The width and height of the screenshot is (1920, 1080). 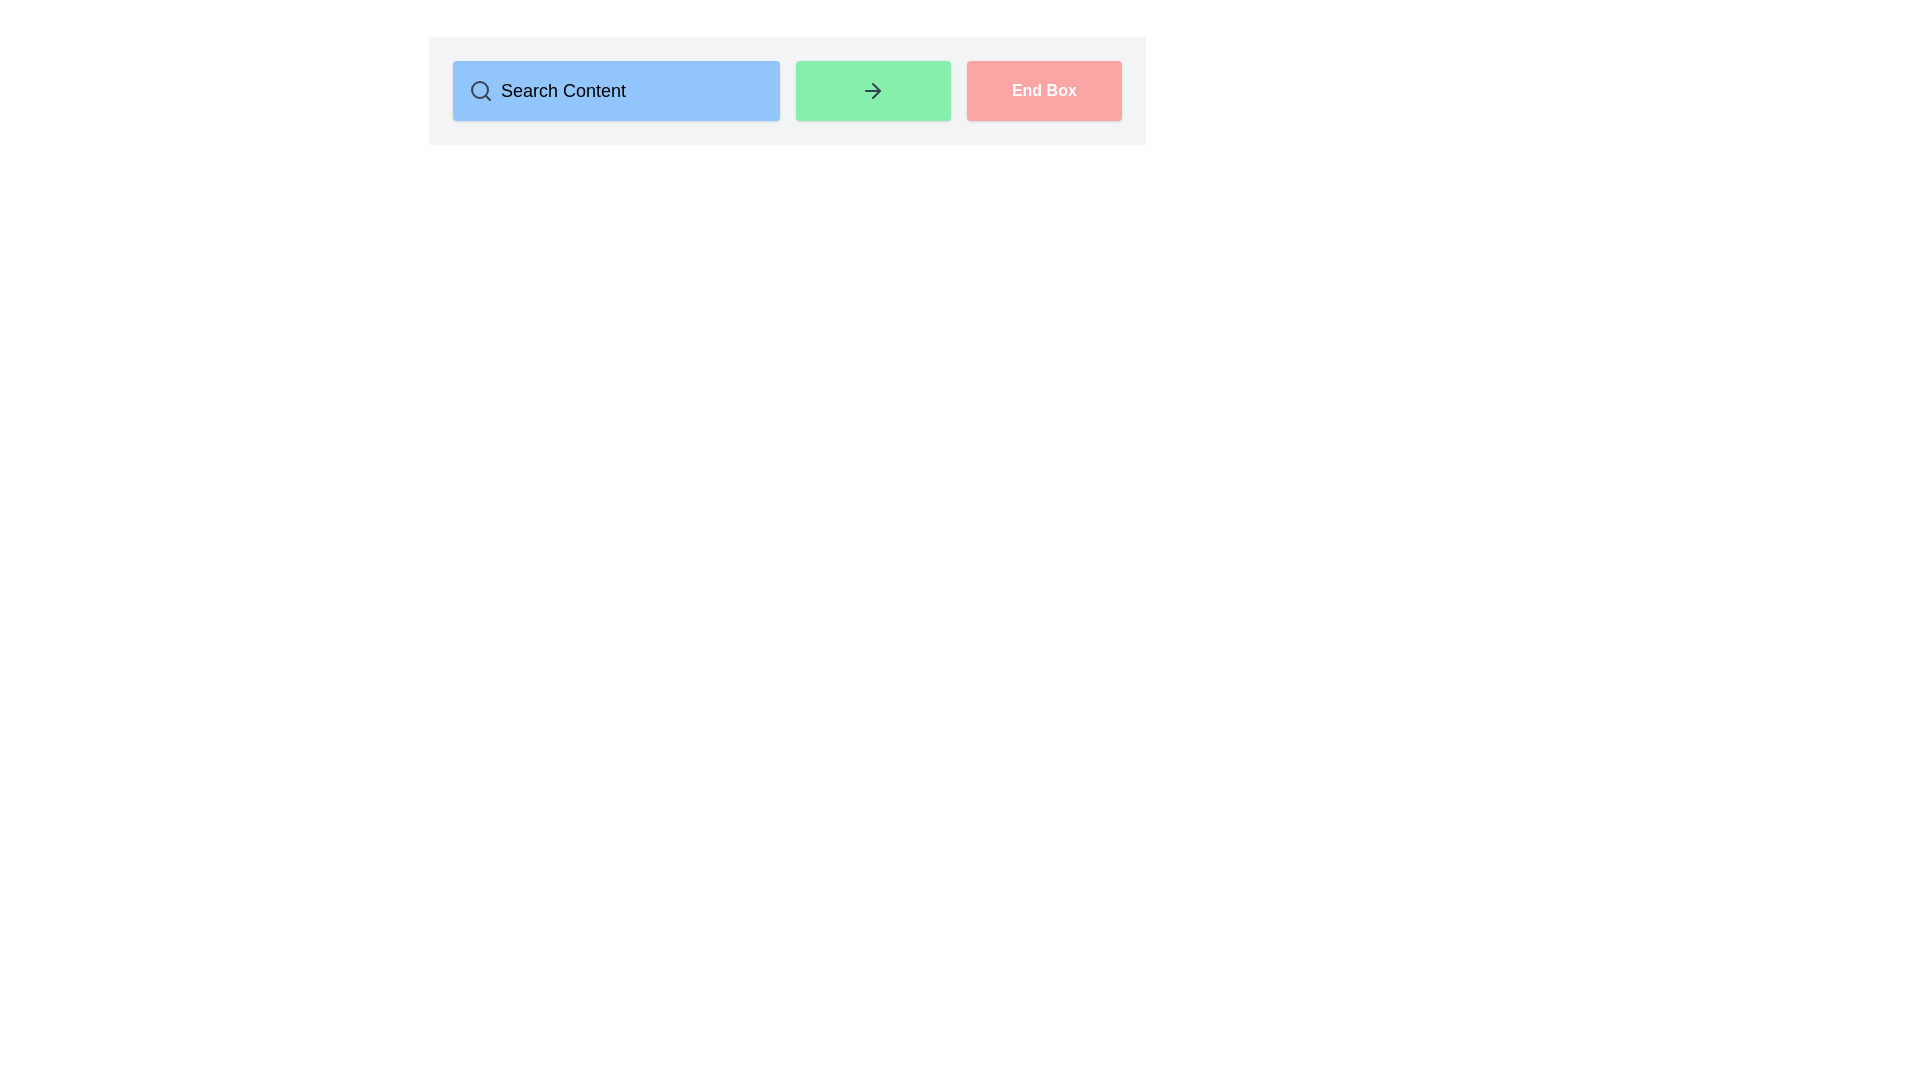 I want to click on the green rectangular button with rounded corners that has a right-pointing arrow icon, which is the third element in a grid layout between the blue 'Search Content' box and the pink 'End Box', to observe any hover-based effects or tooltips, so click(x=873, y=91).